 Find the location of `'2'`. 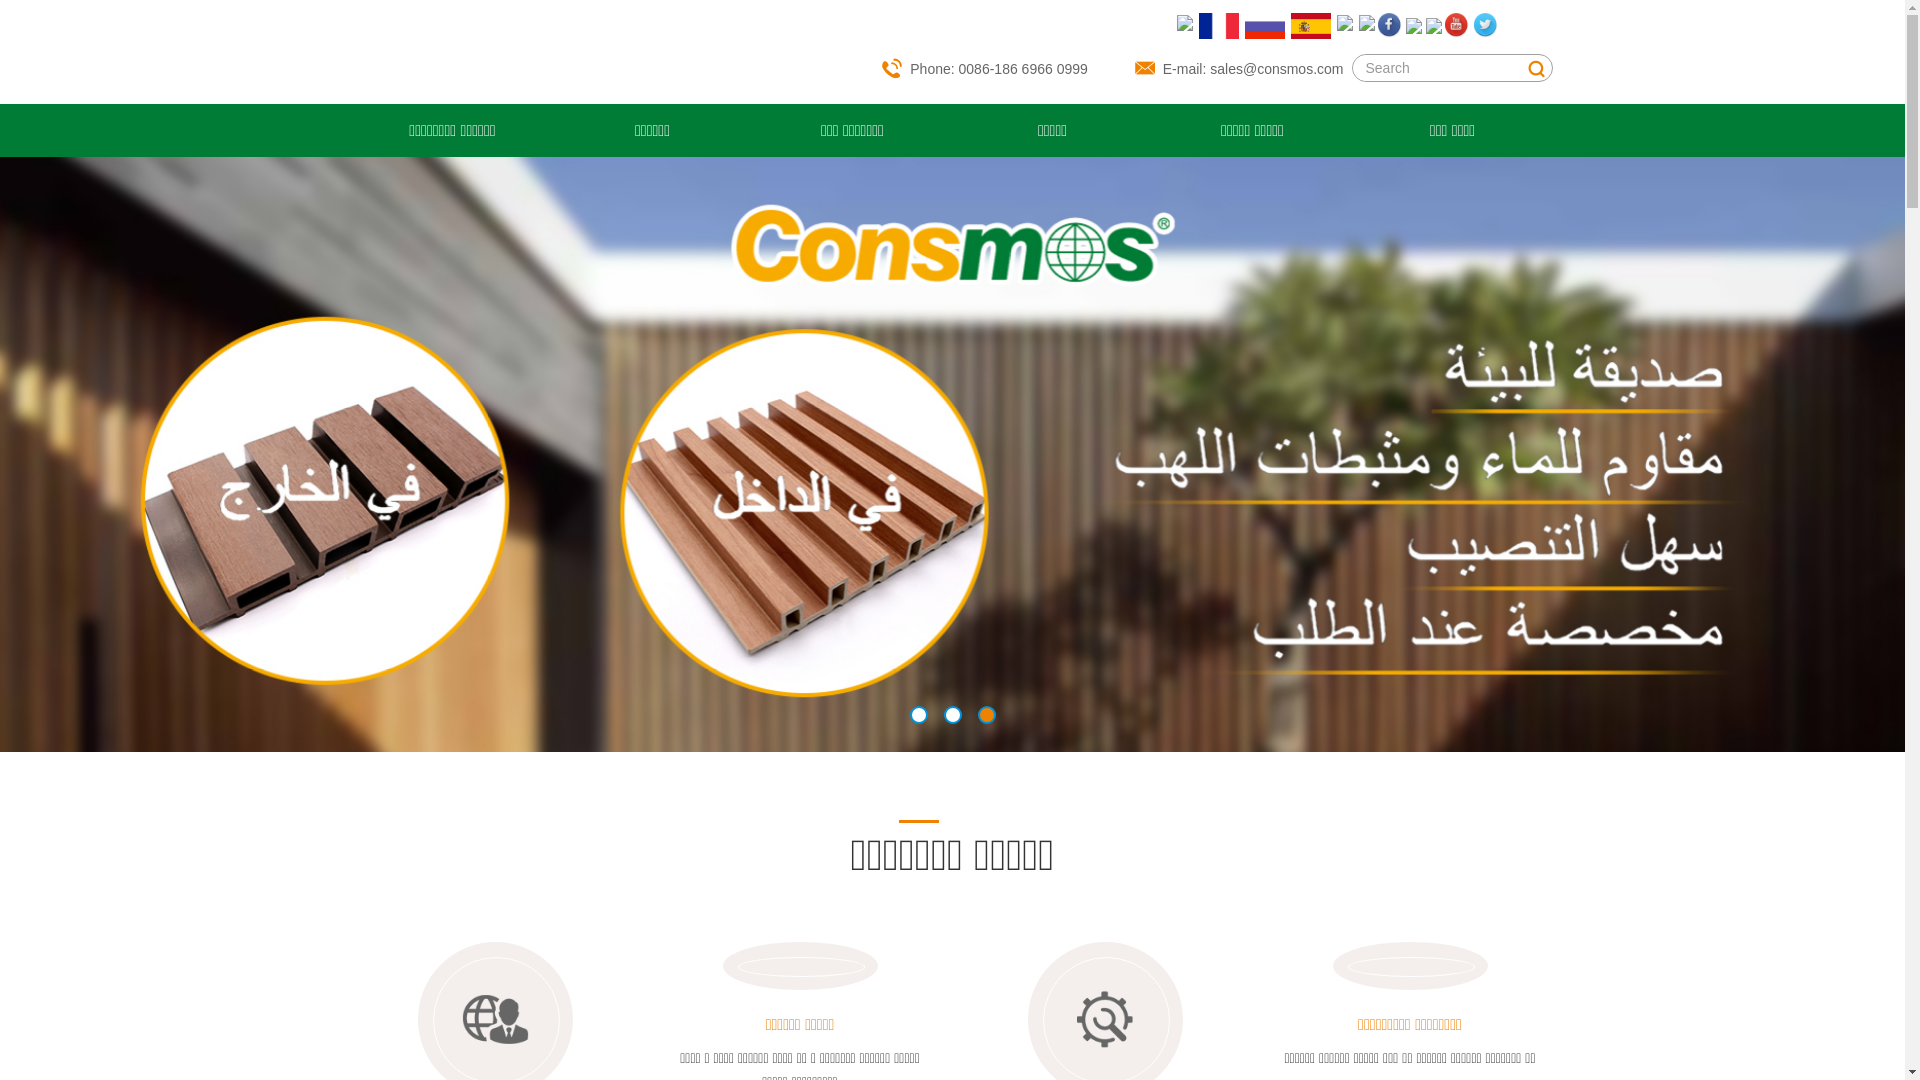

'2' is located at coordinates (952, 713).